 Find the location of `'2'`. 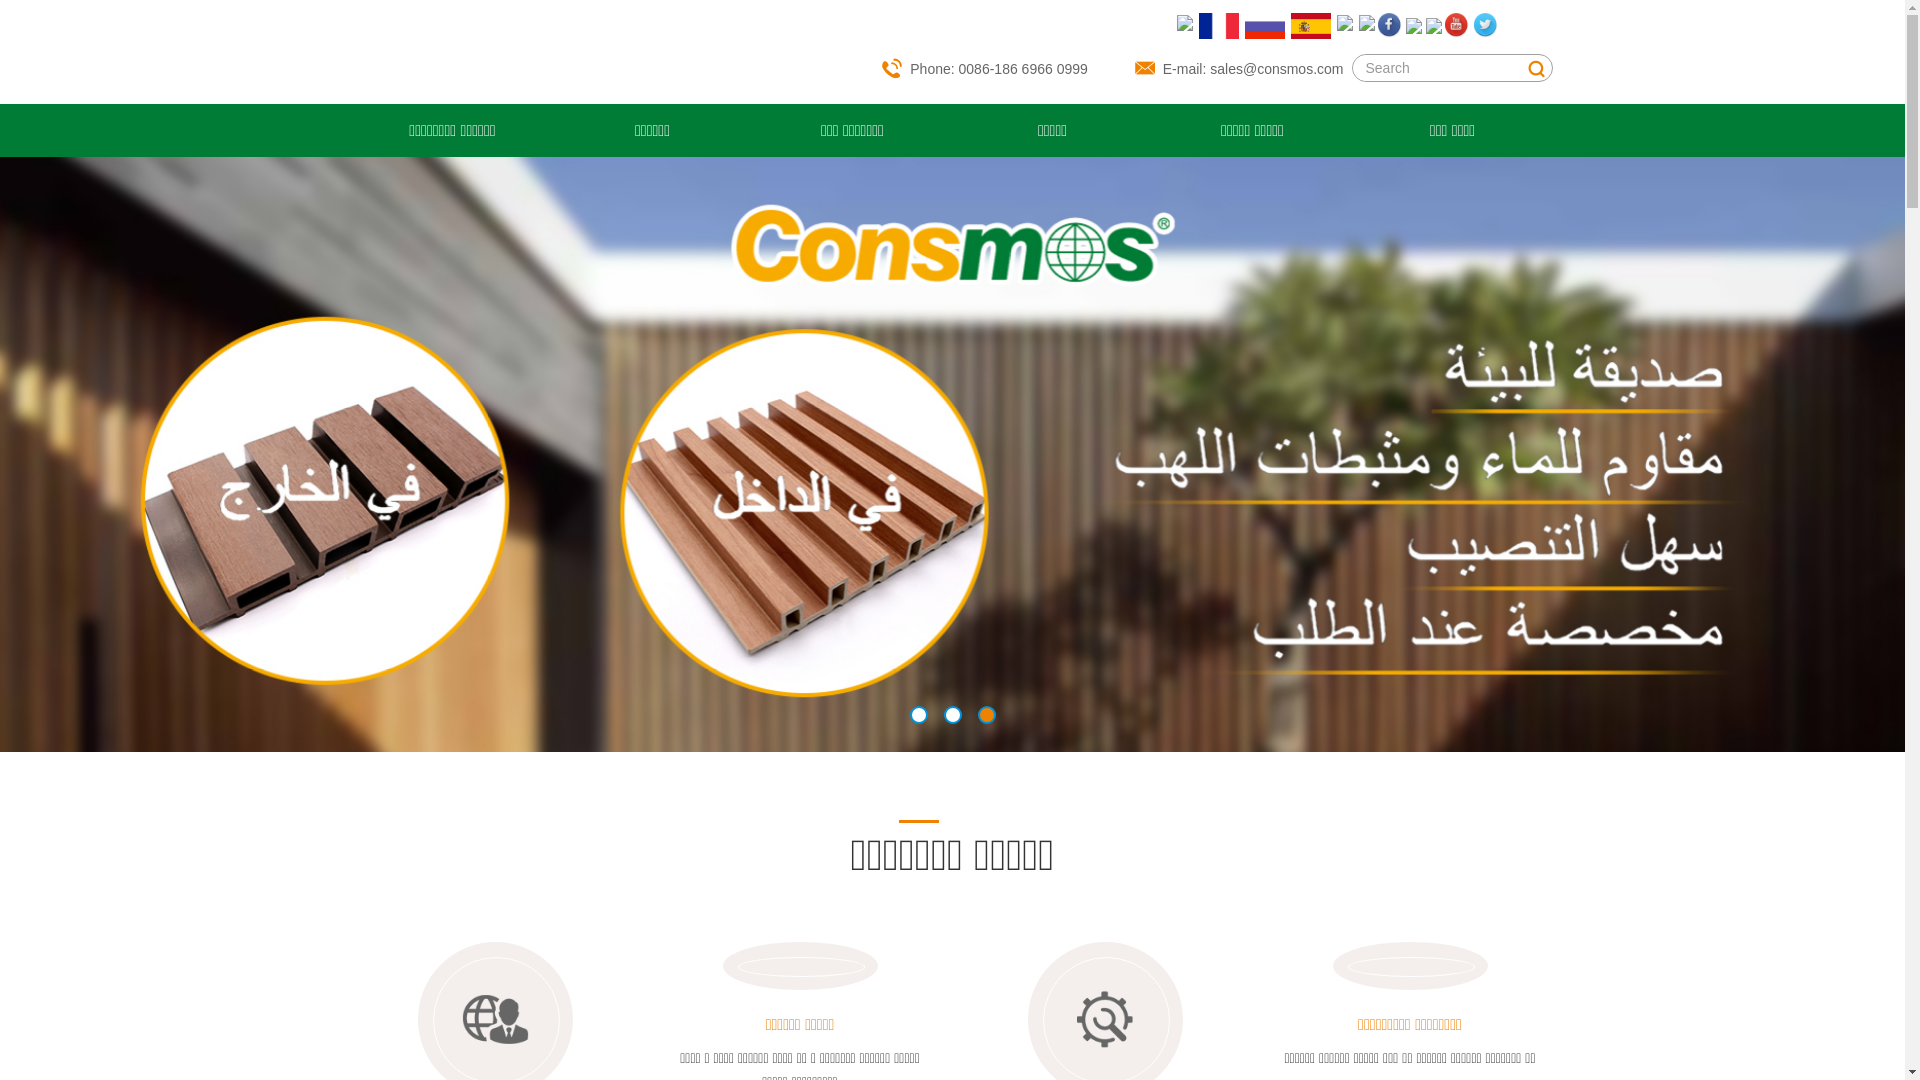

'2' is located at coordinates (952, 713).